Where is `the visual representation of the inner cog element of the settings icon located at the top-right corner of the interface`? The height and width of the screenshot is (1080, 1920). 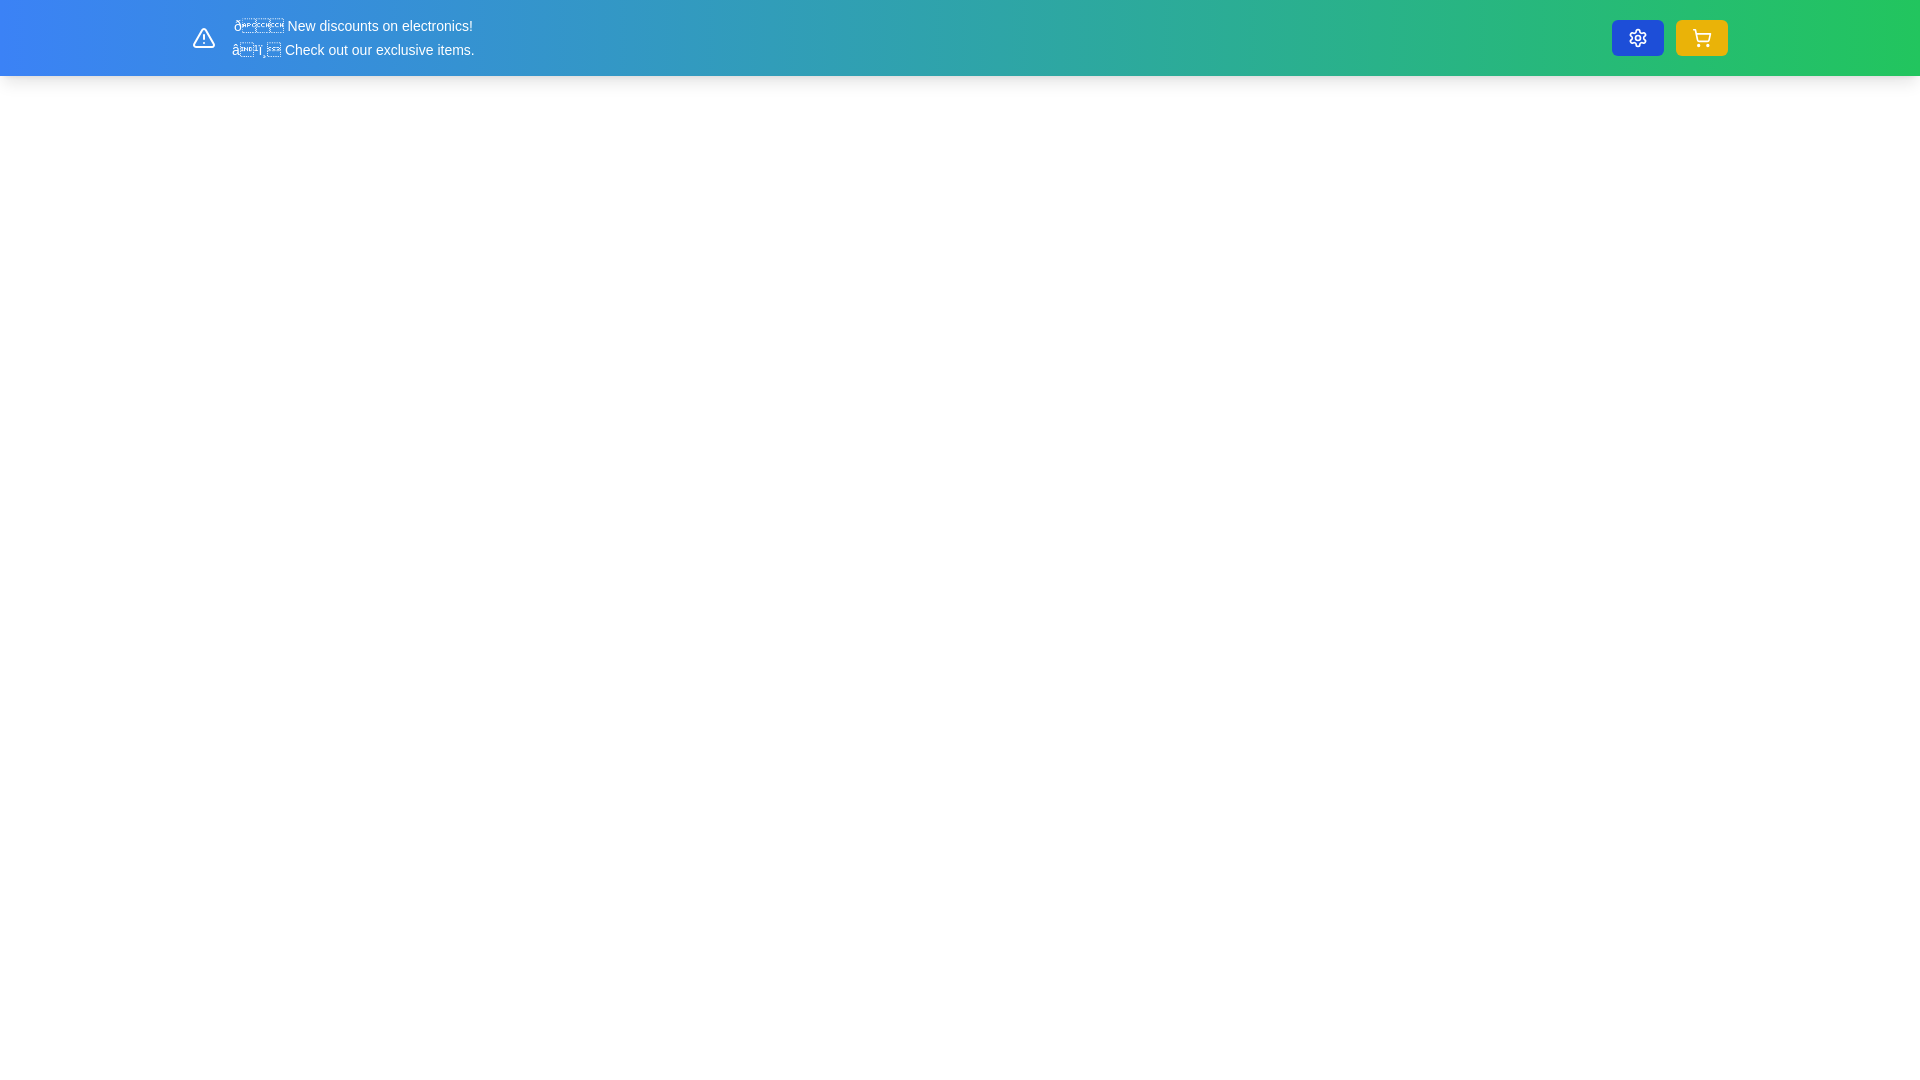 the visual representation of the inner cog element of the settings icon located at the top-right corner of the interface is located at coordinates (1637, 38).